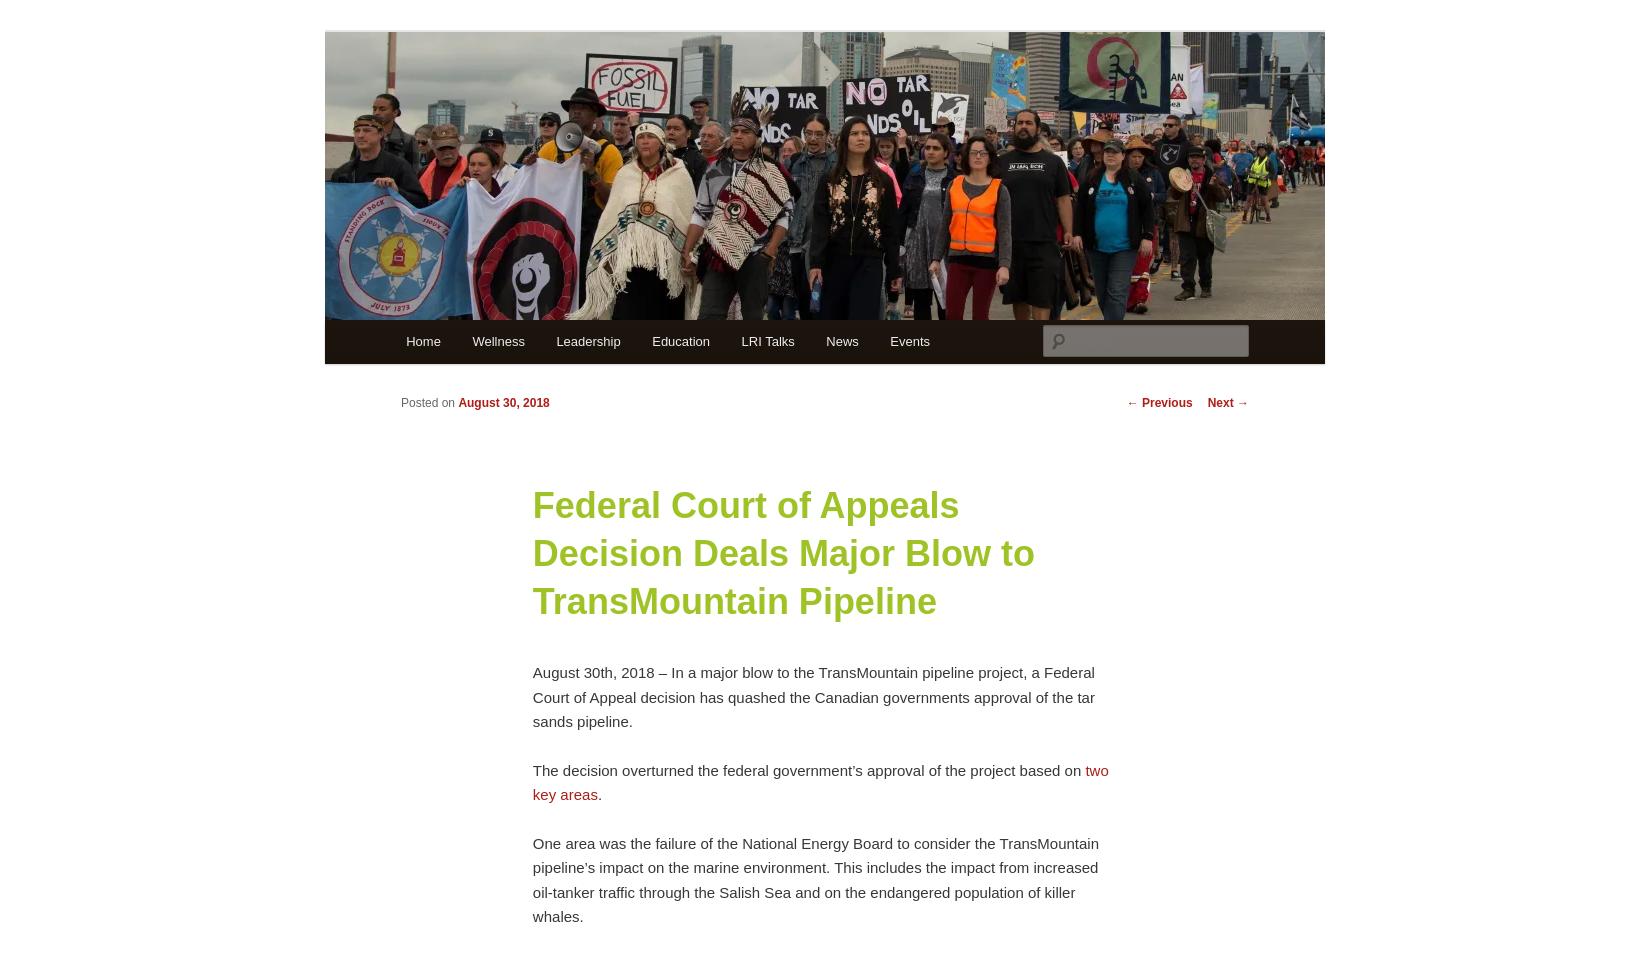 The height and width of the screenshot is (955, 1650). What do you see at coordinates (530, 880) in the screenshot?
I see `'One area was the failure of the National Energy Board to consider the TransMountain pipeline’s impact on the marine environment. This includes the impact from increased oil-tanker traffic through the Salish Sea and on the endangered population of killer whales.'` at bounding box center [530, 880].